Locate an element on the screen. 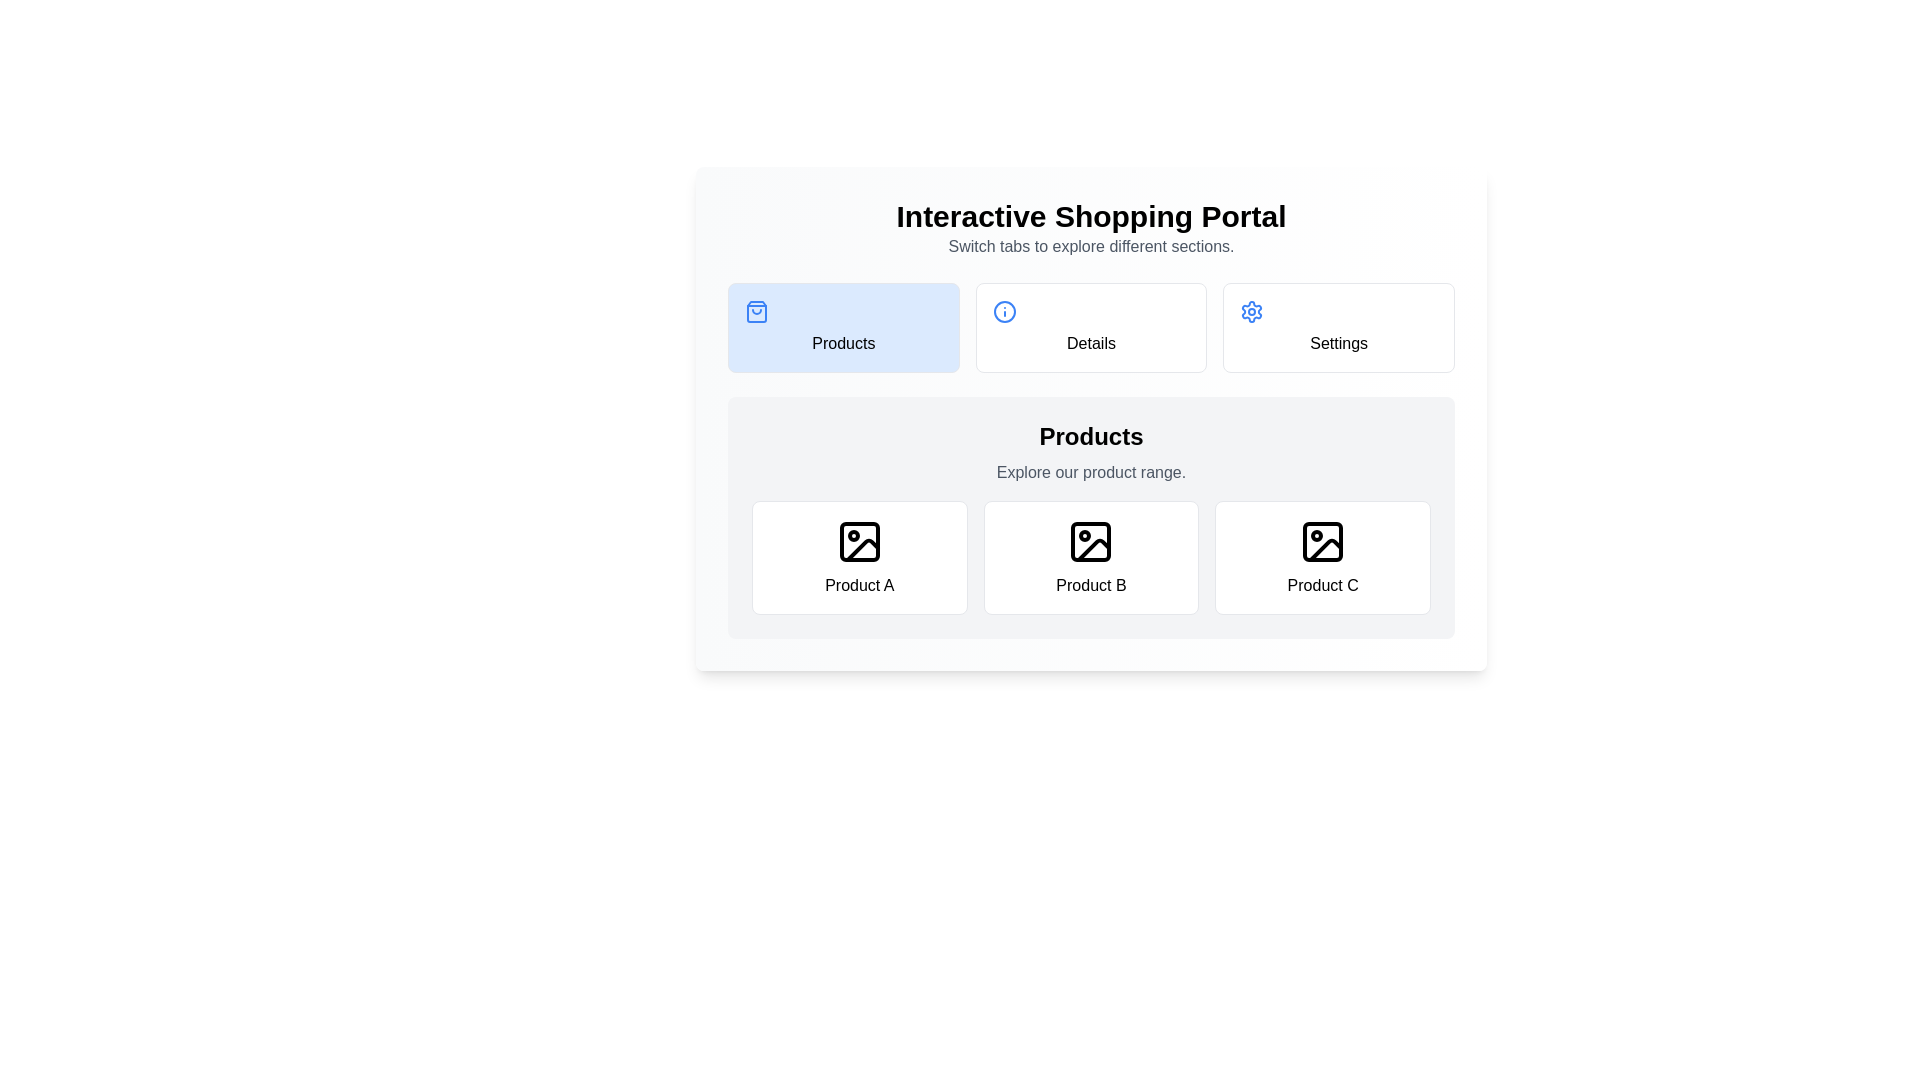 Image resolution: width=1920 pixels, height=1080 pixels. the product card labeled Product A is located at coordinates (859, 558).